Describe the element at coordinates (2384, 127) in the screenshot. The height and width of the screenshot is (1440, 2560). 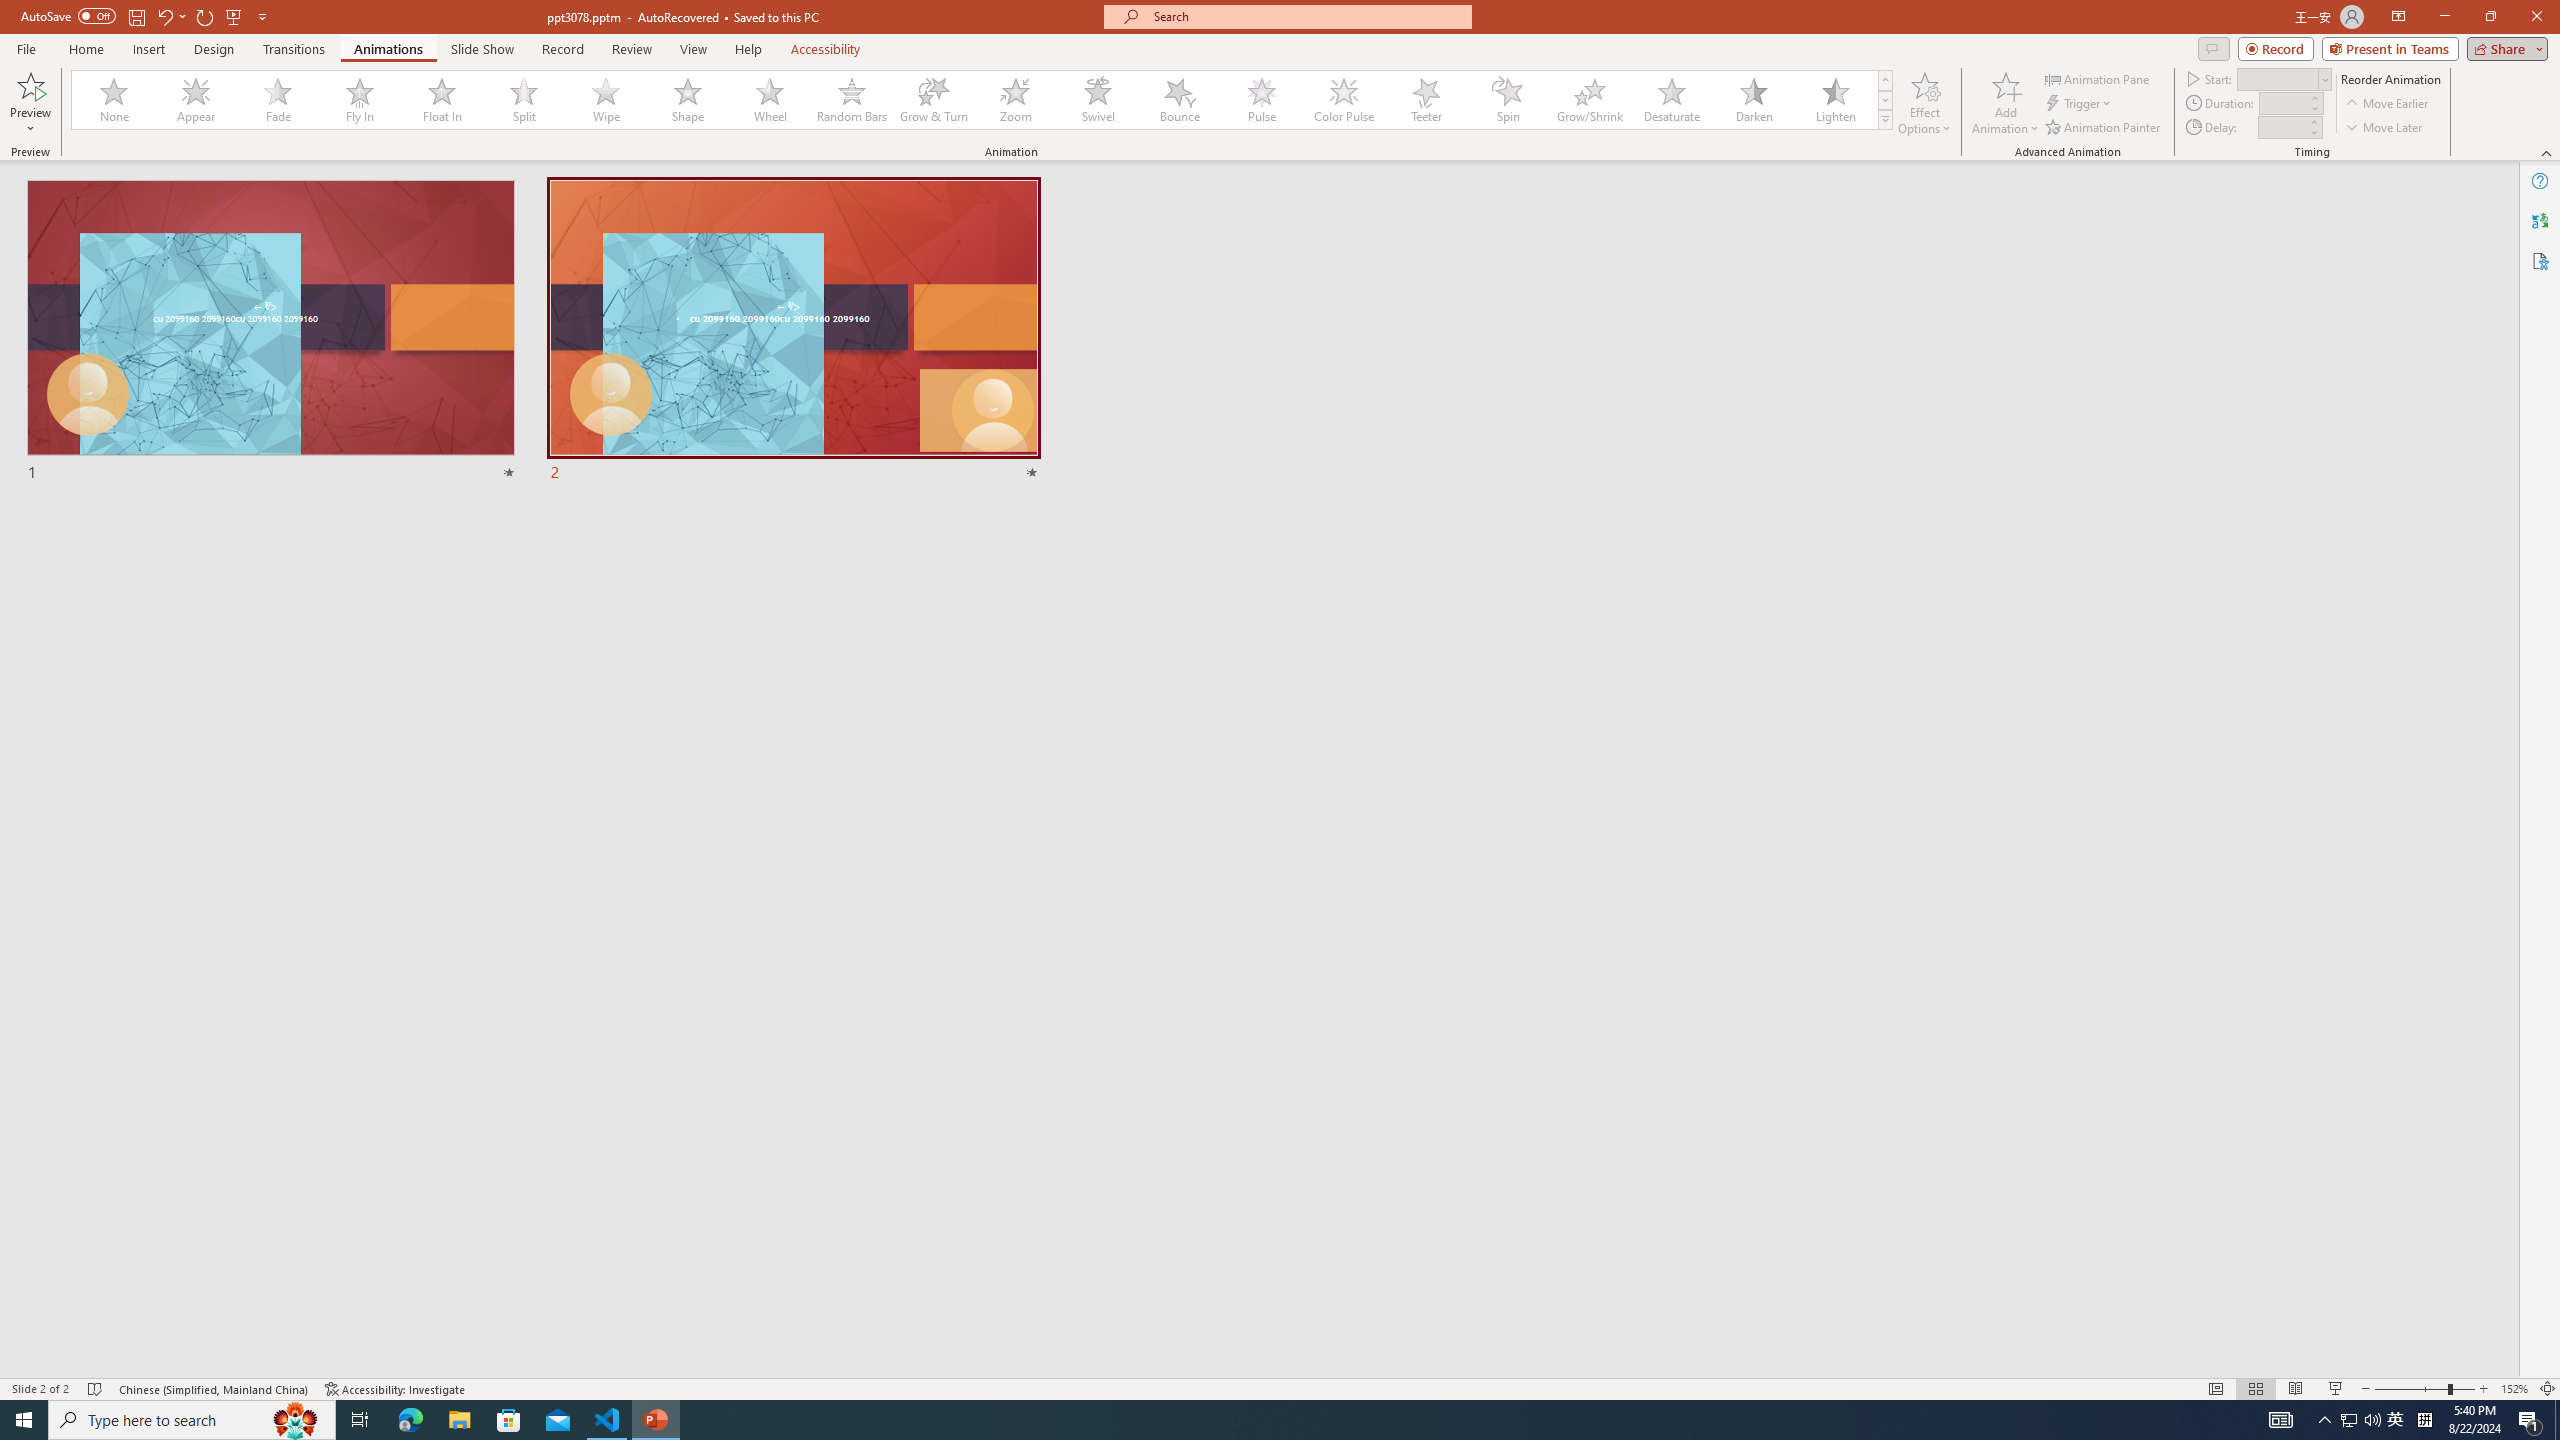
I see `'Move Later'` at that location.